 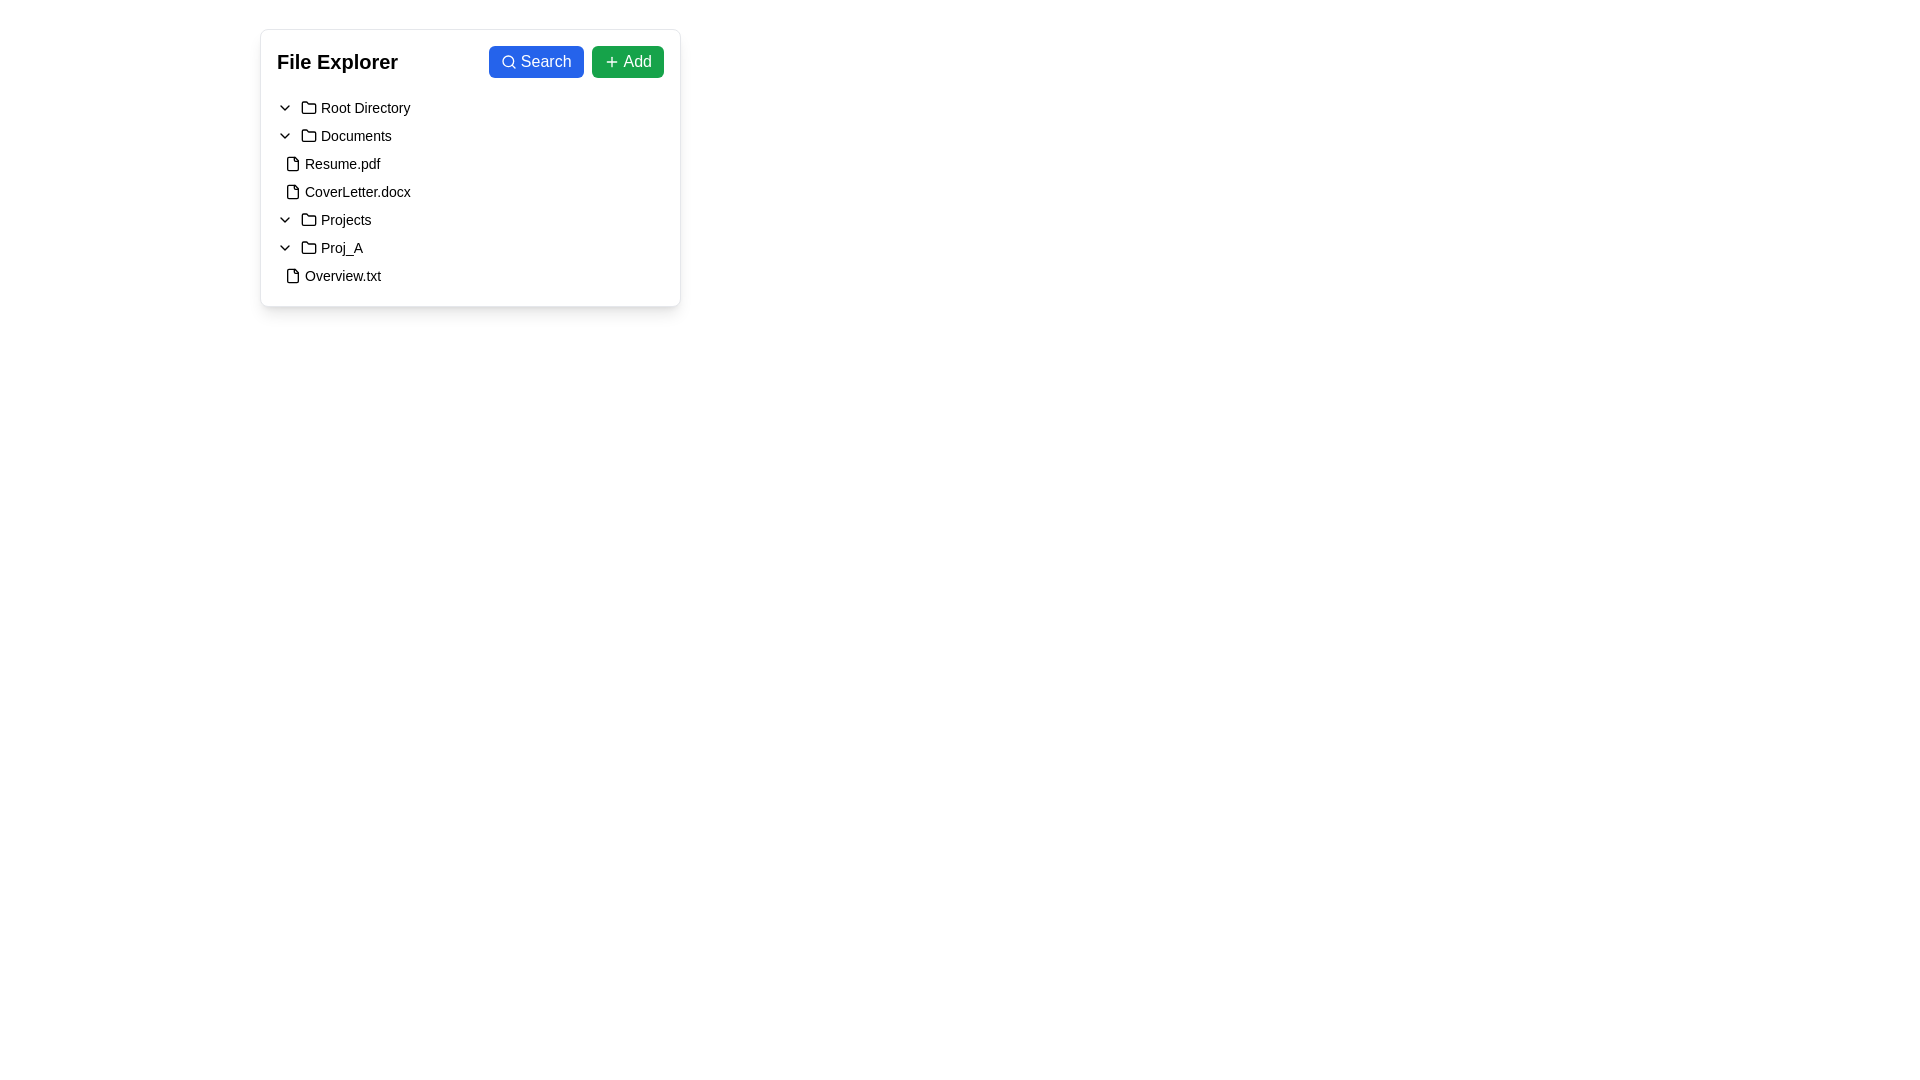 What do you see at coordinates (307, 246) in the screenshot?
I see `the second folder icon representing 'Proj_A' in the 'Projects' section` at bounding box center [307, 246].